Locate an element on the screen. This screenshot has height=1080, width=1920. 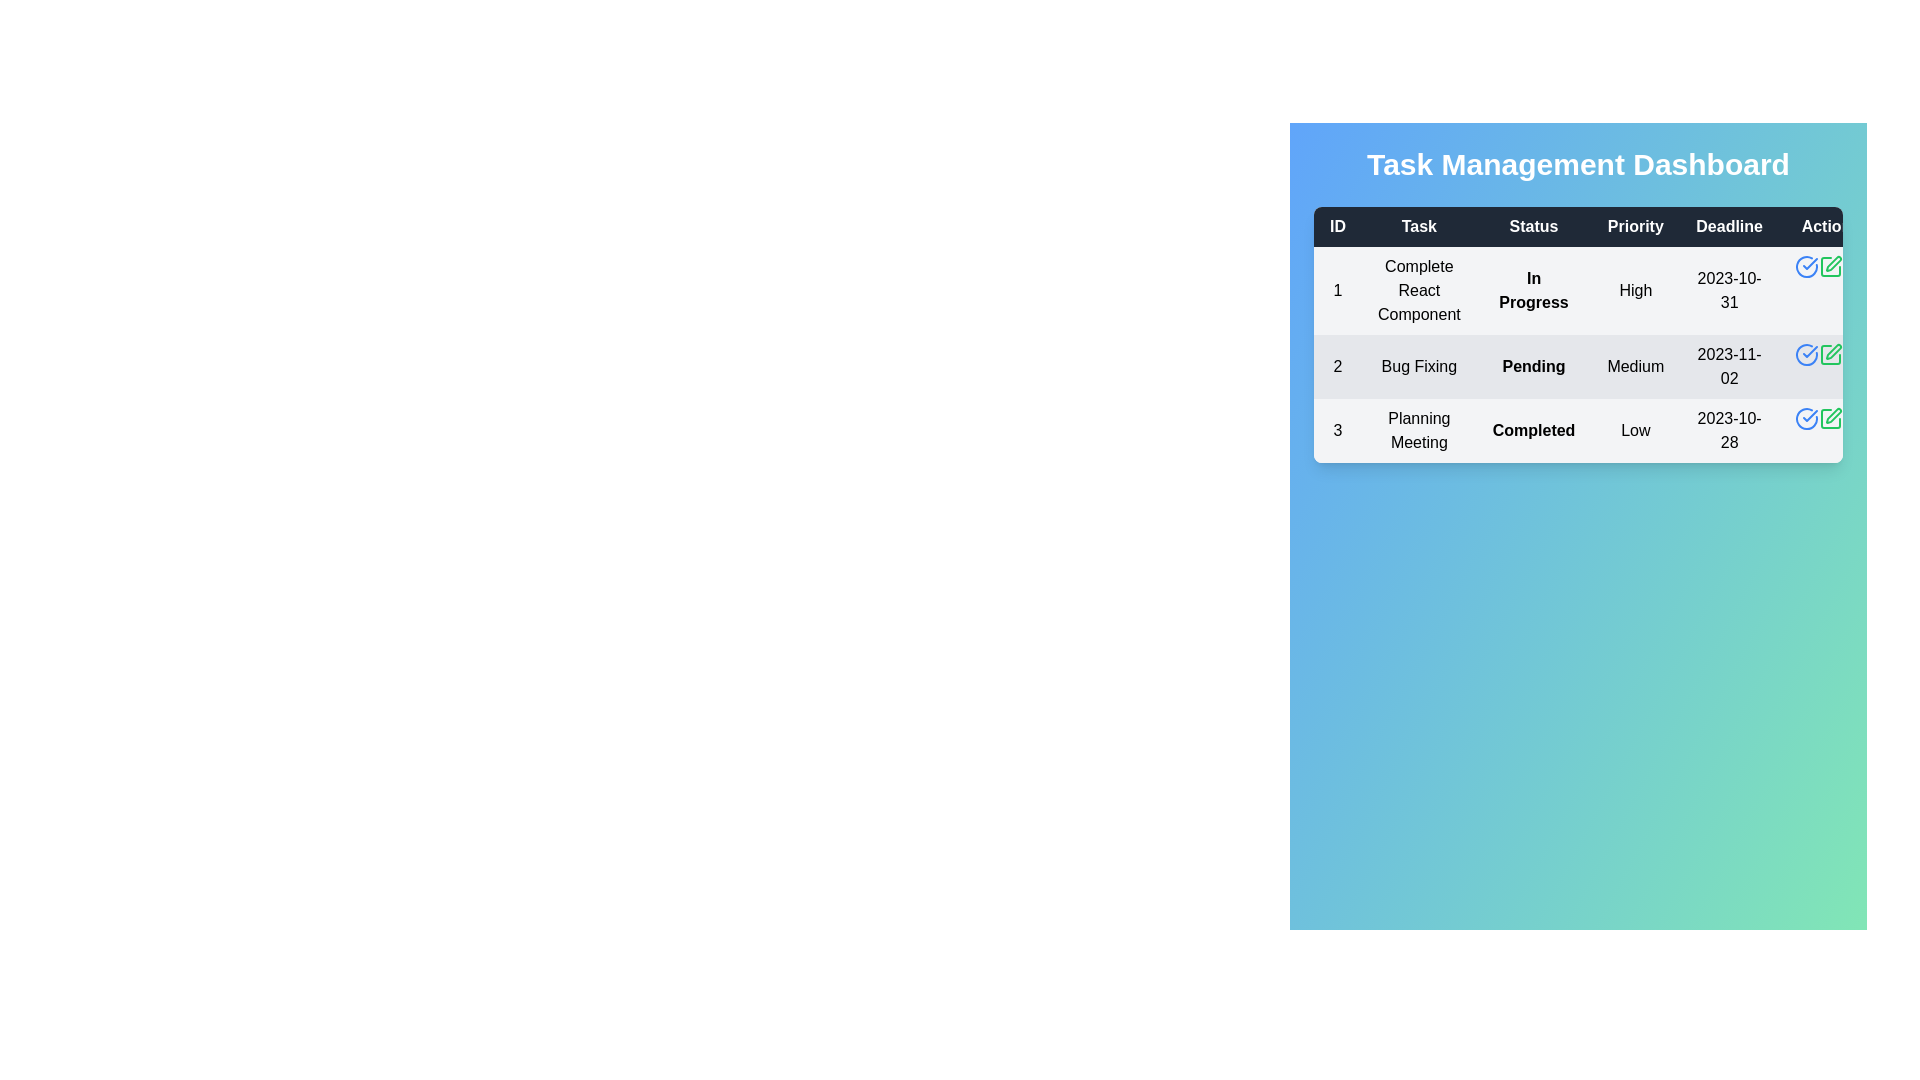
the edit button for task 3 is located at coordinates (1829, 418).